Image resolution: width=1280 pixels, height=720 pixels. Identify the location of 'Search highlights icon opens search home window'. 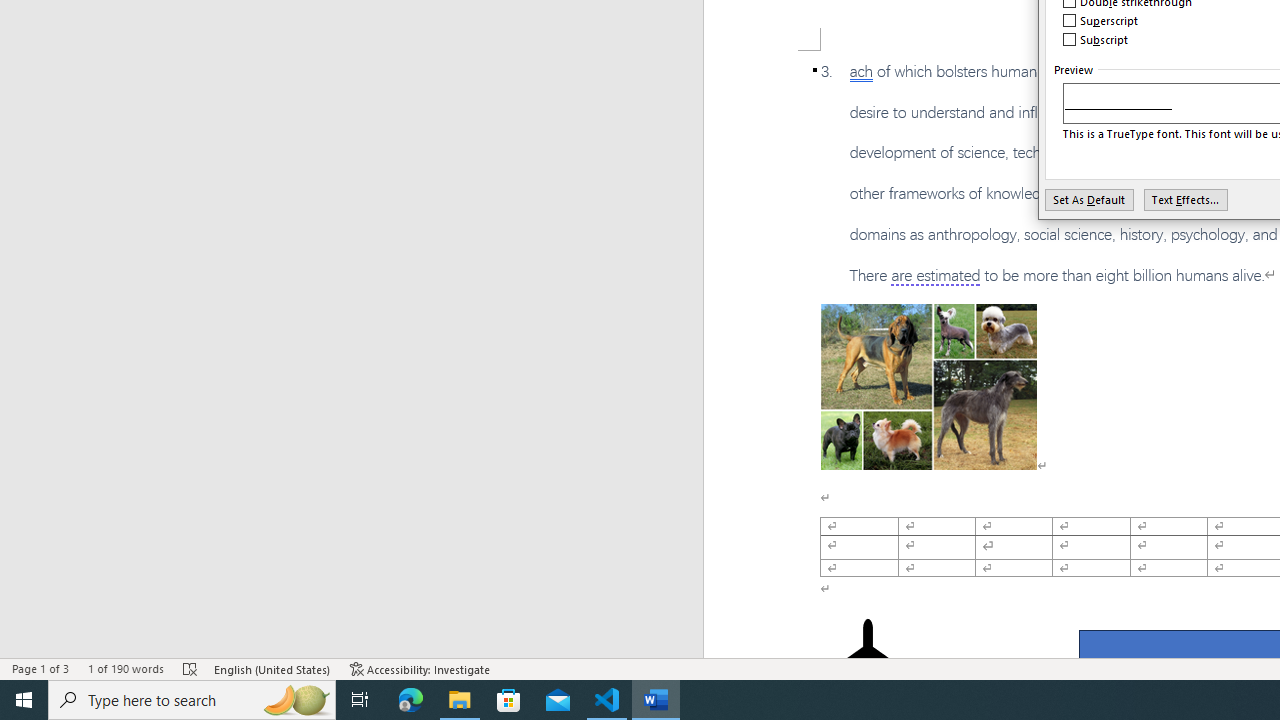
(294, 698).